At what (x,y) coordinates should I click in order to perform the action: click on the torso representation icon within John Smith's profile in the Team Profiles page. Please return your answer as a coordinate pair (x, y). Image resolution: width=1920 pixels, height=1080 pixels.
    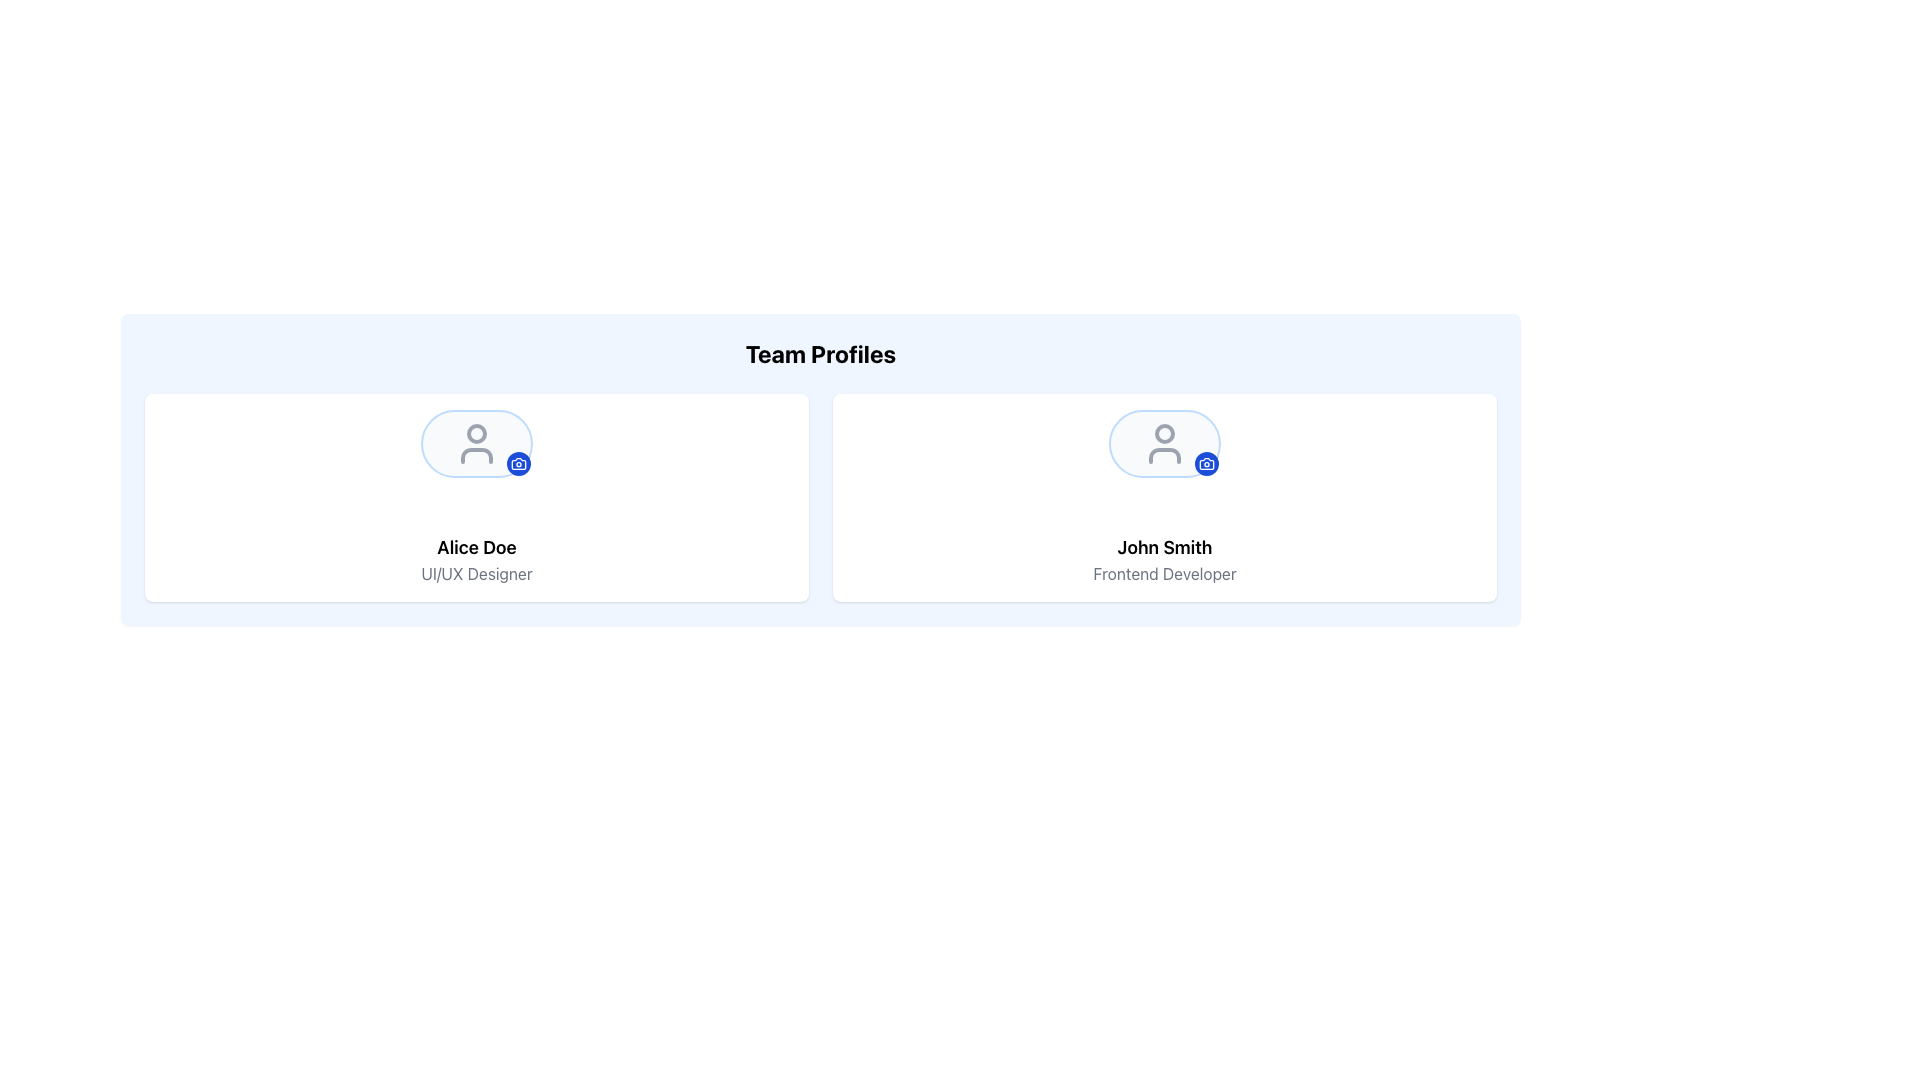
    Looking at the image, I should click on (1165, 455).